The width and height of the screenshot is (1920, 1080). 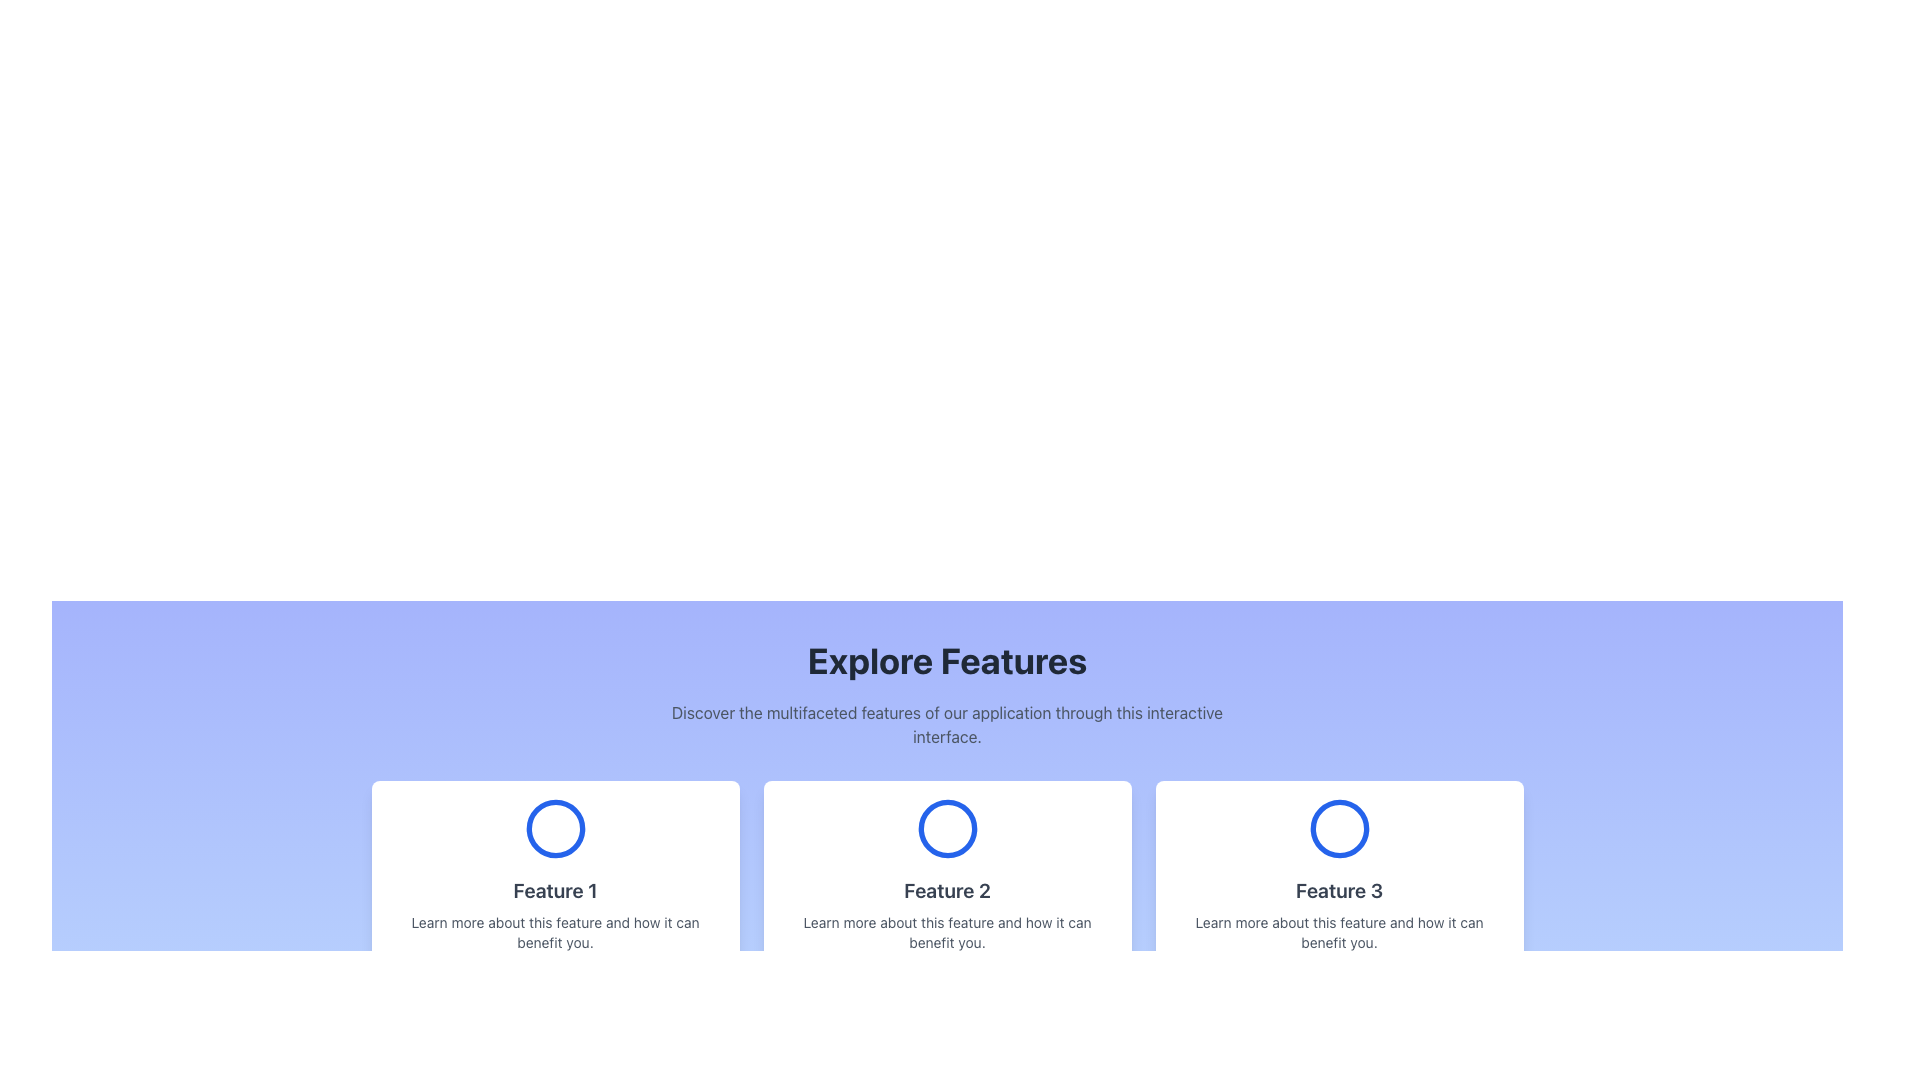 What do you see at coordinates (946, 933) in the screenshot?
I see `the text block that reads 'Learn more about this feature and how it can benefit you.' which is the second paragraph in the card labeled 'Feature 2'` at bounding box center [946, 933].